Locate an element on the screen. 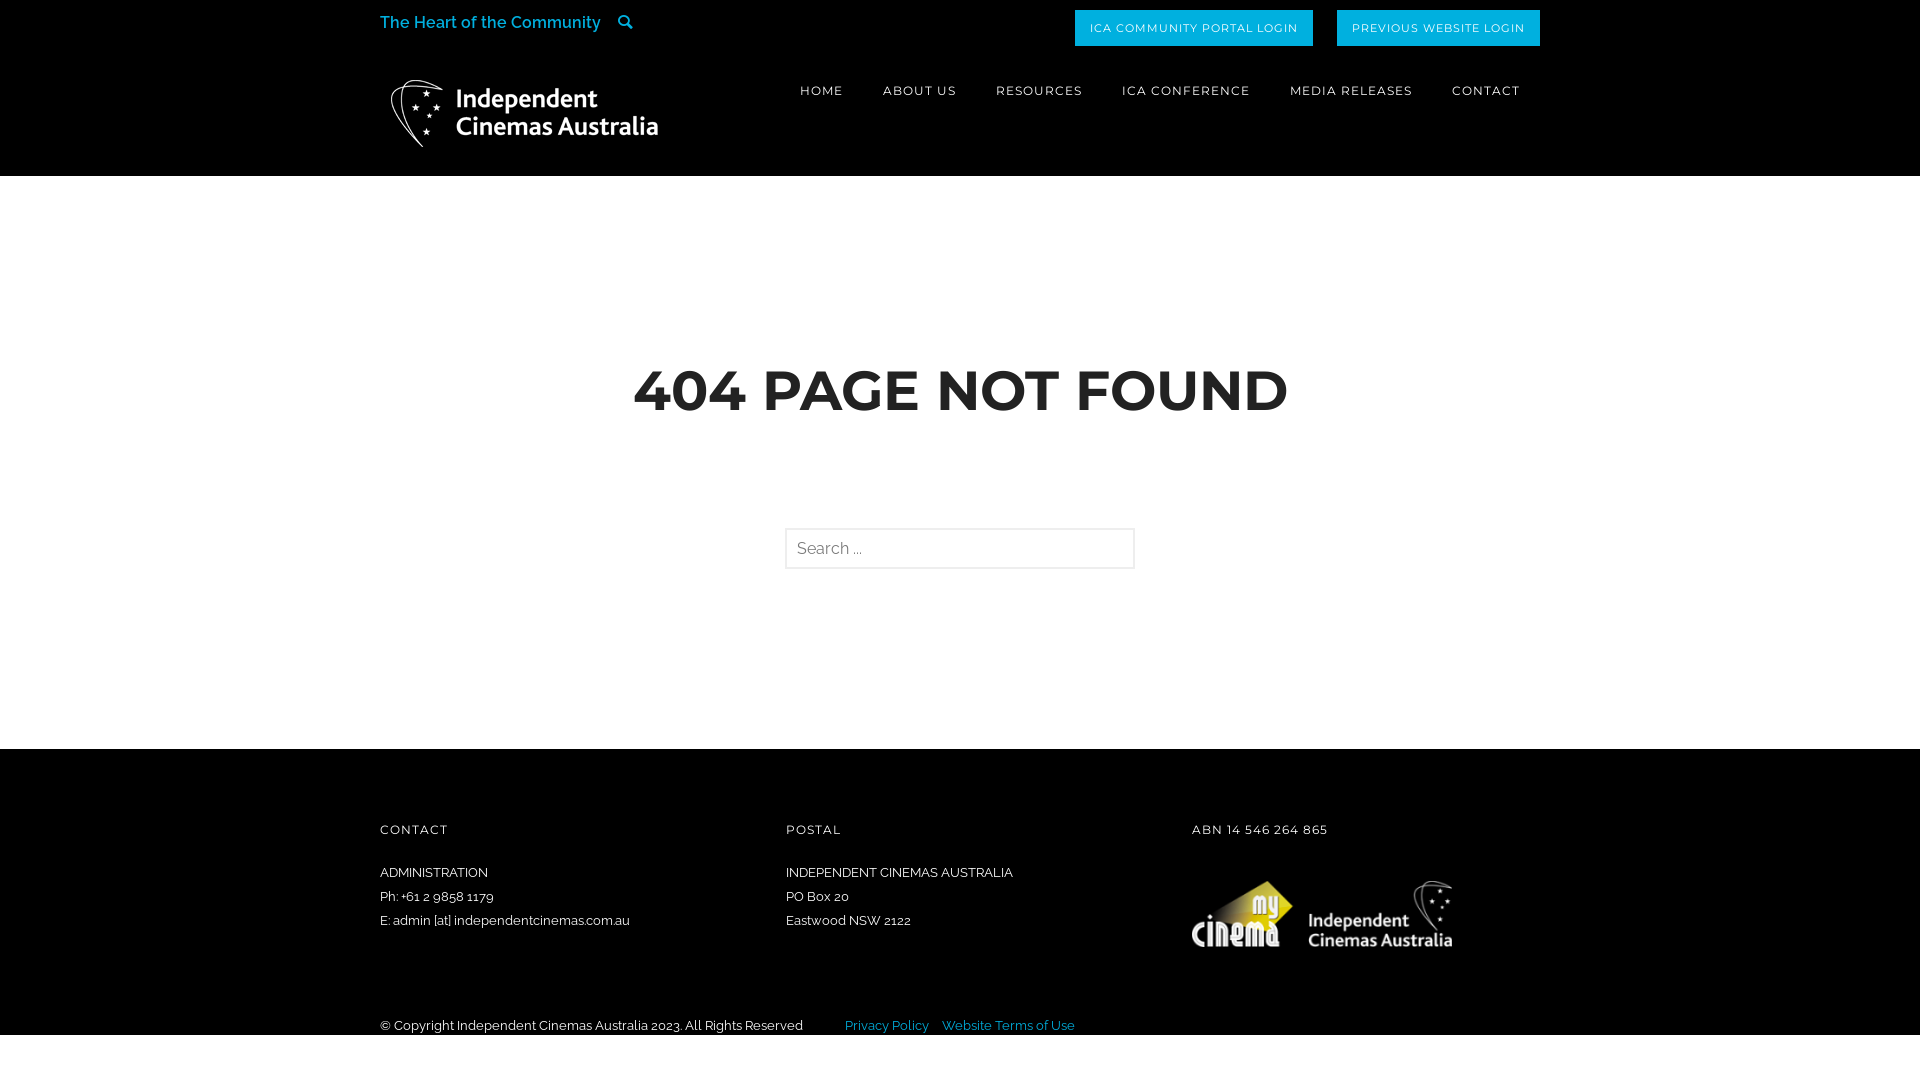  'MEDIA RELEASES' is located at coordinates (1350, 90).